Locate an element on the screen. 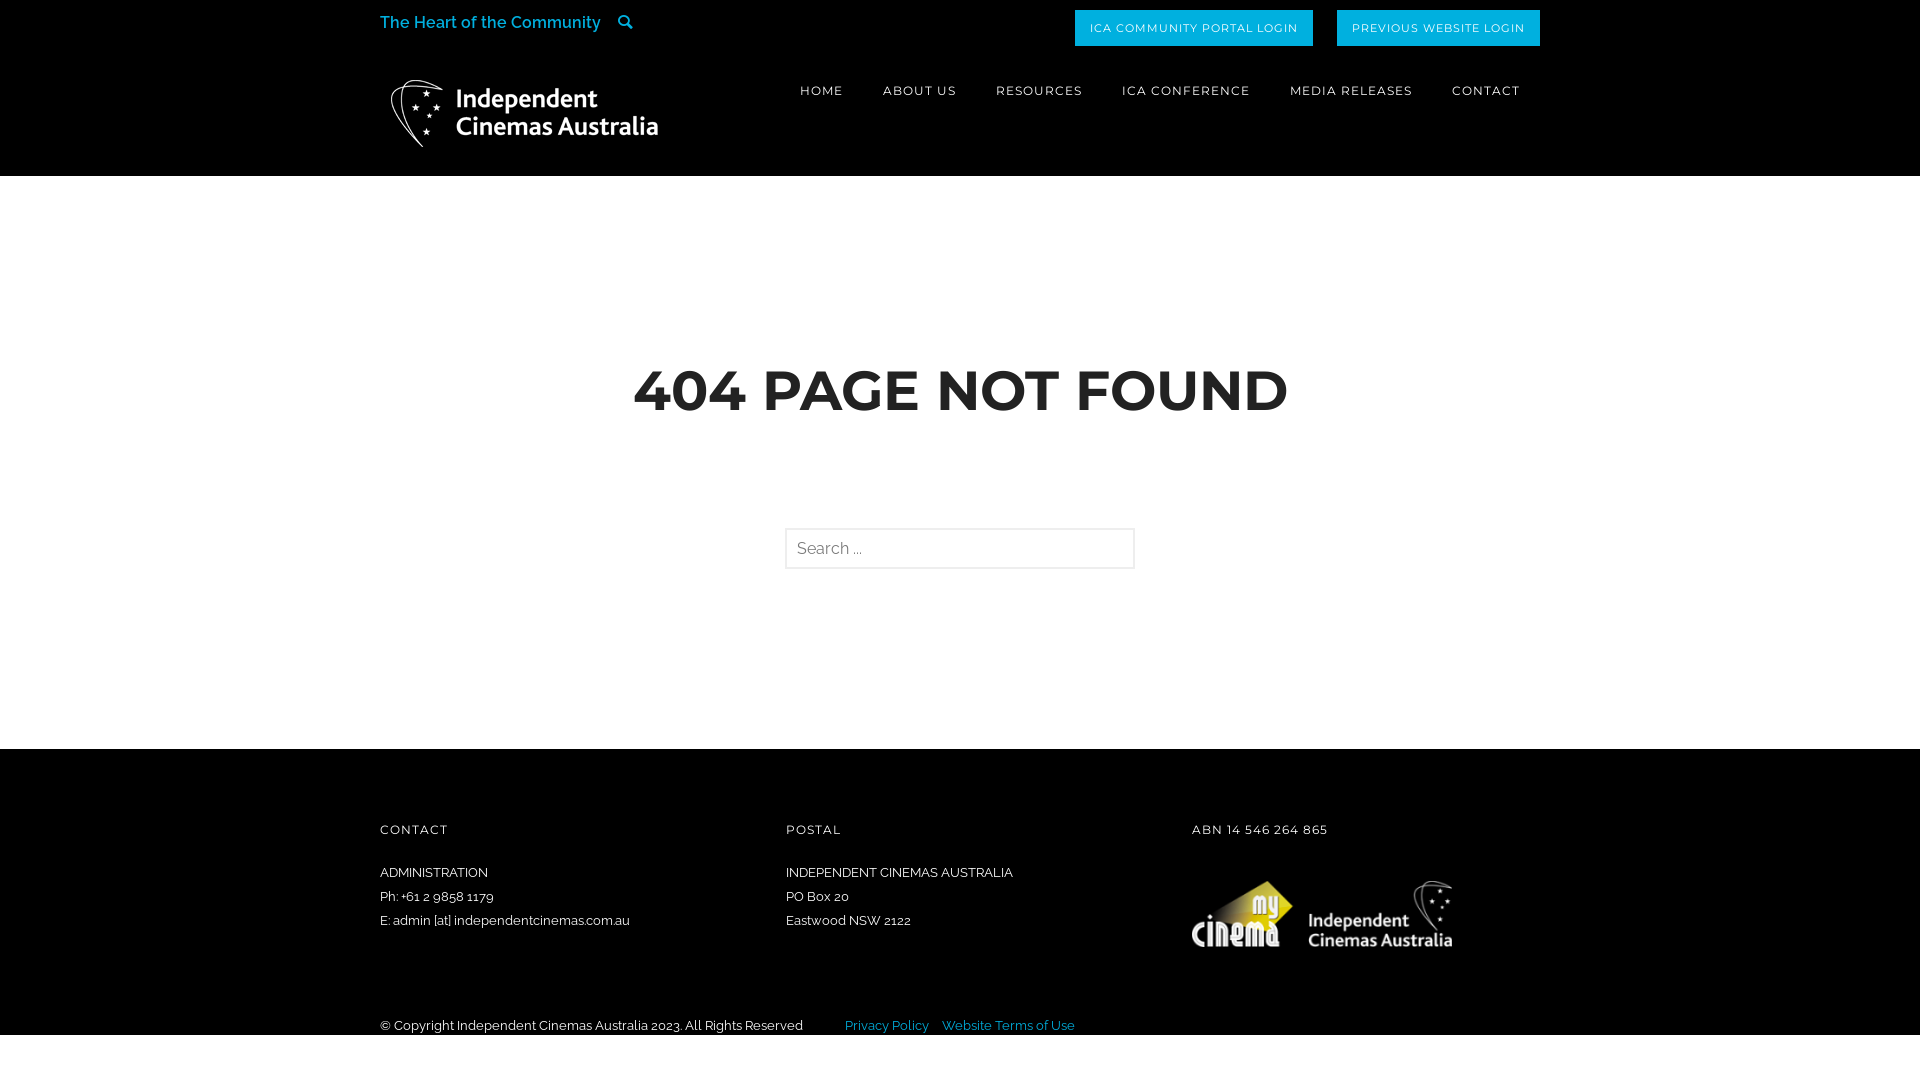  'MEDIA RELEASES' is located at coordinates (1350, 90).